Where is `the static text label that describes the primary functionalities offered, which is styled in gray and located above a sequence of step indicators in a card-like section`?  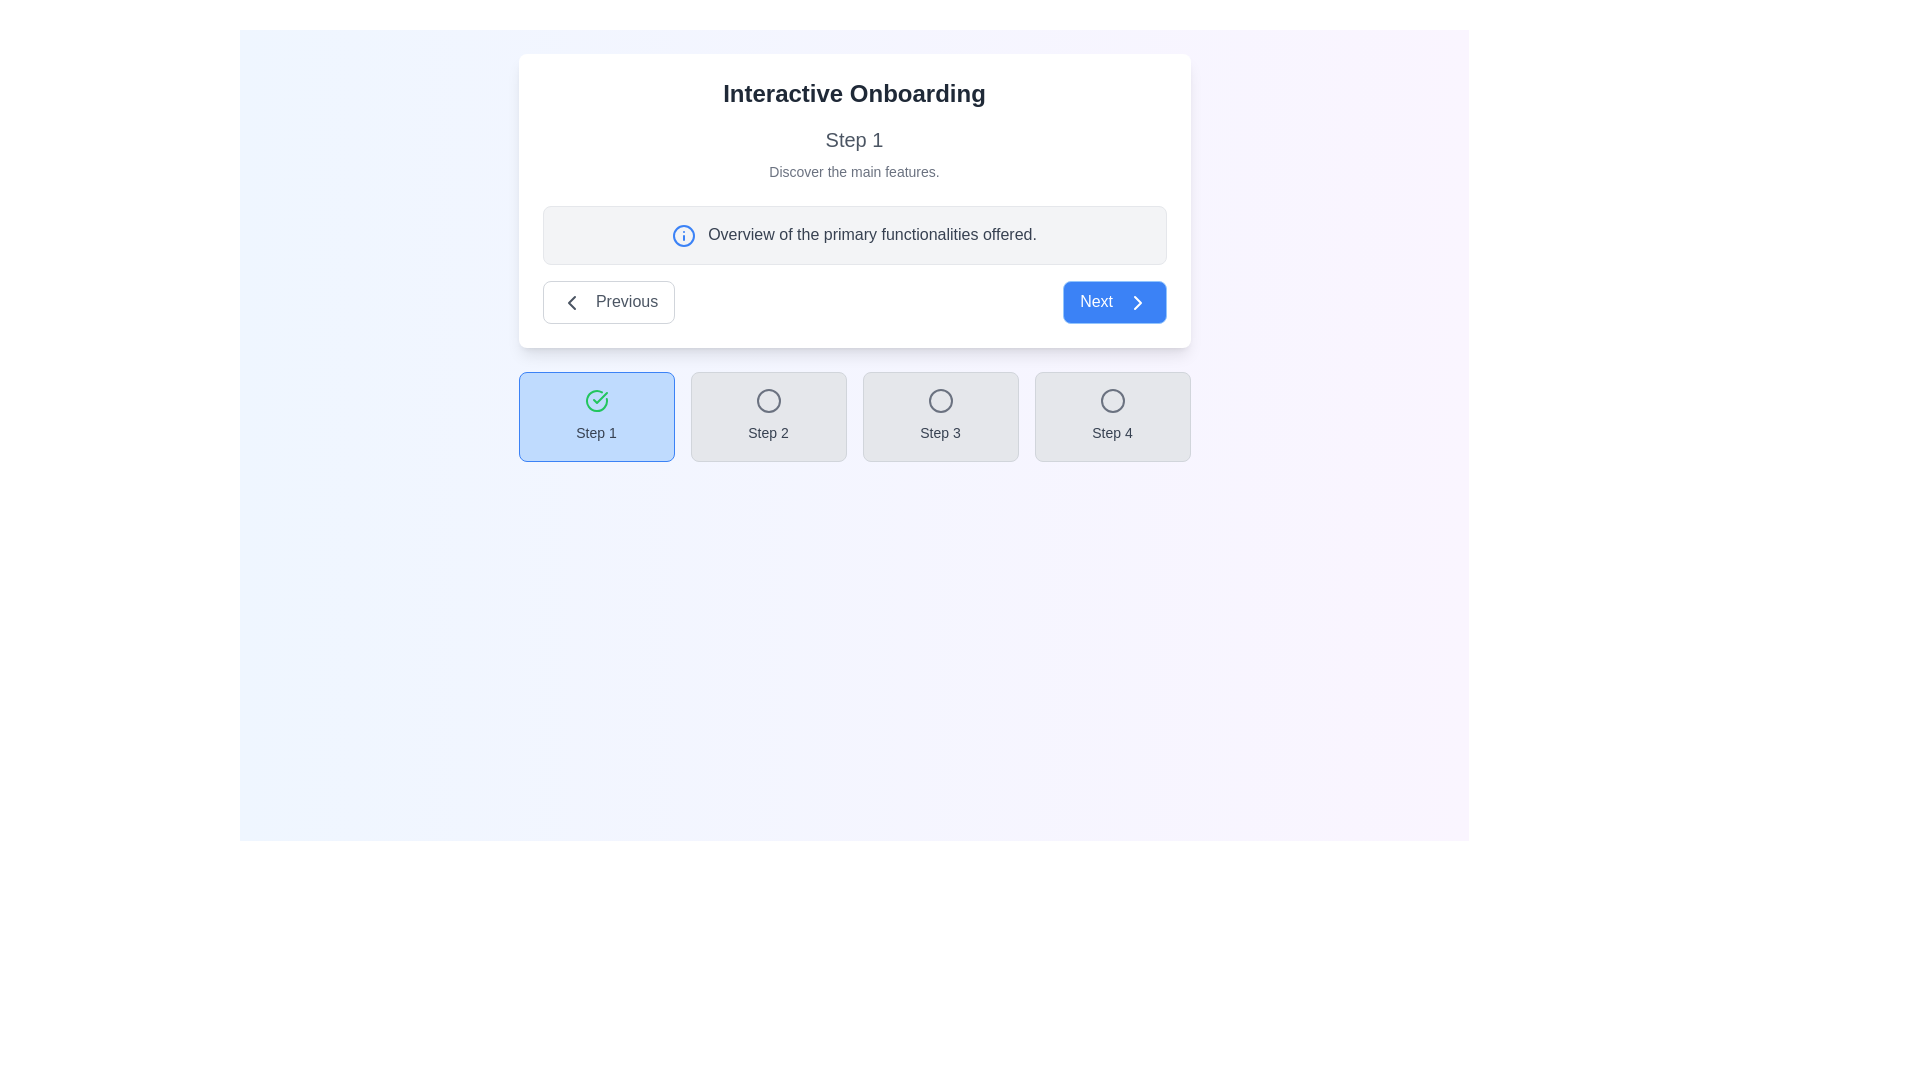 the static text label that describes the primary functionalities offered, which is styled in gray and located above a sequence of step indicators in a card-like section is located at coordinates (872, 233).